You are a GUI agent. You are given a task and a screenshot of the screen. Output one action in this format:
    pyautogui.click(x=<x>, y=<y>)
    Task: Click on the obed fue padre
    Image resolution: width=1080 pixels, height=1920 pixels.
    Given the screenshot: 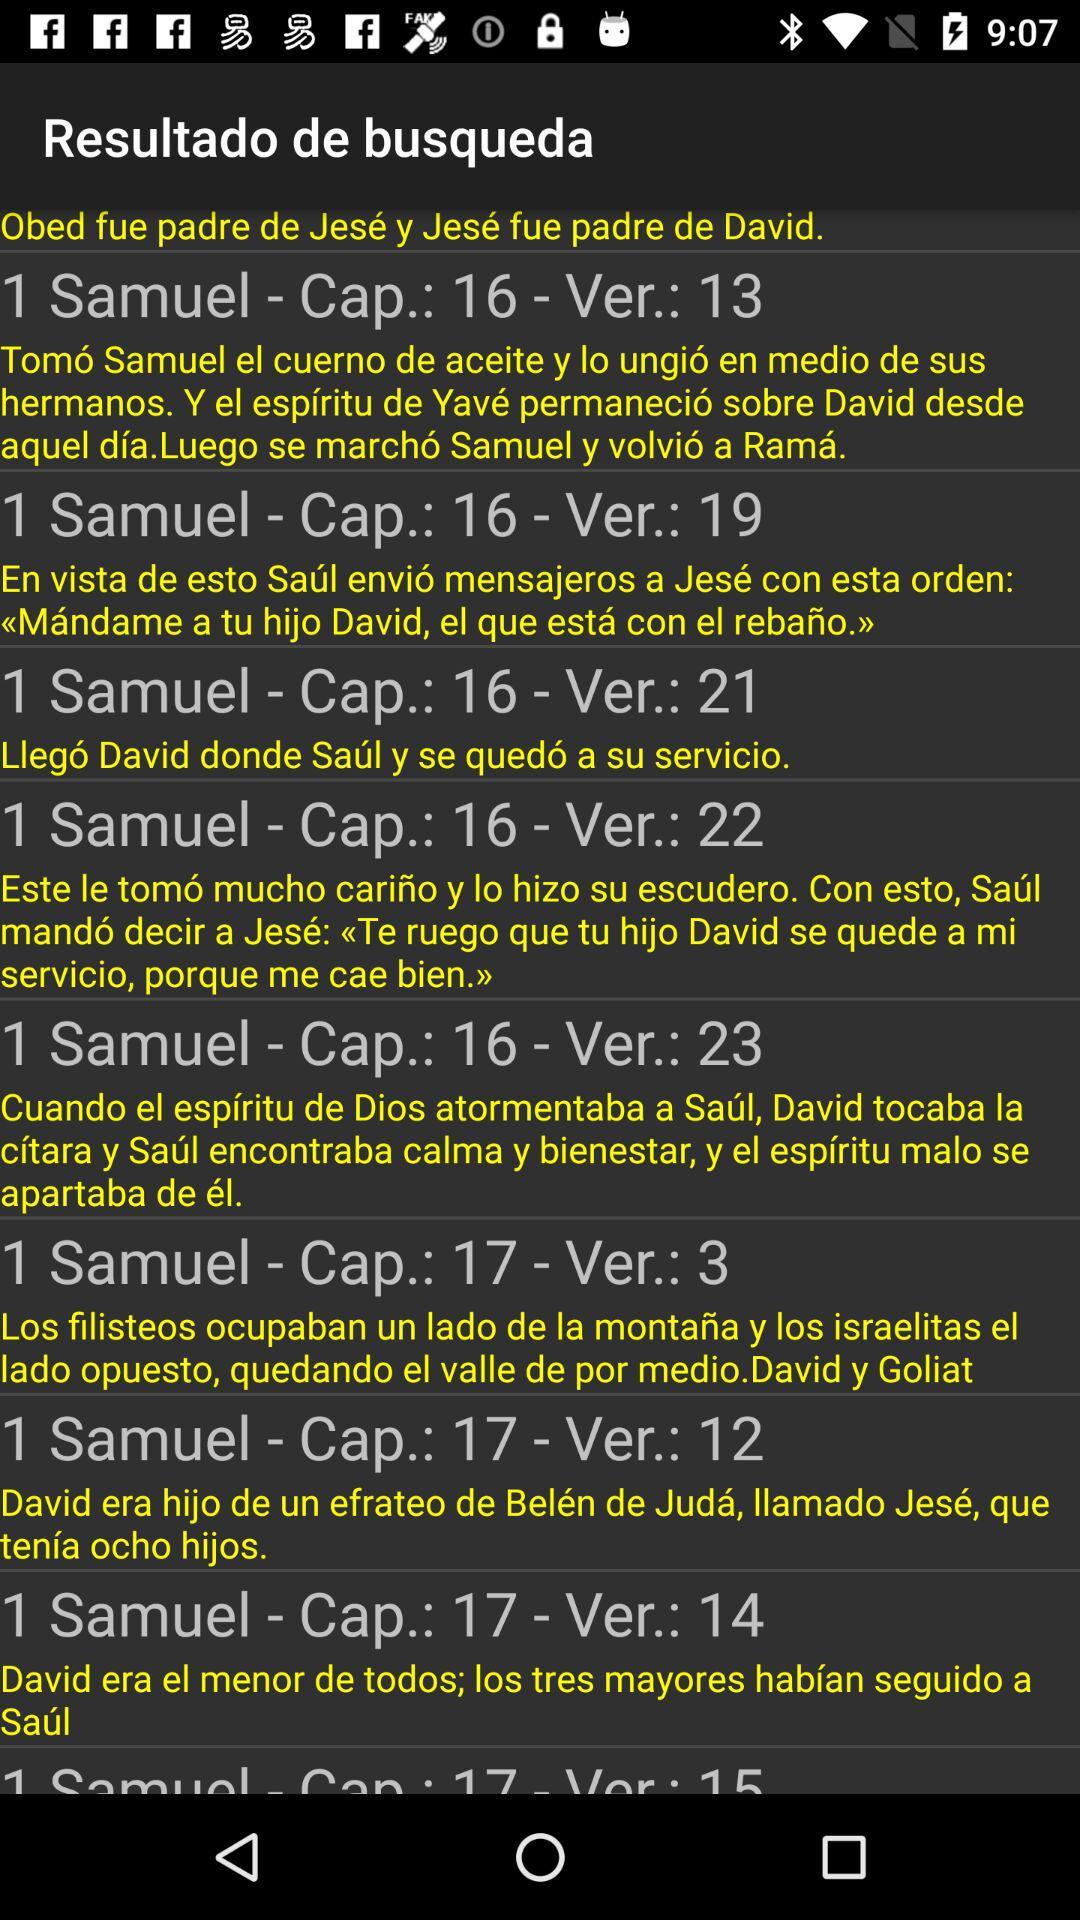 What is the action you would take?
    pyautogui.click(x=540, y=229)
    